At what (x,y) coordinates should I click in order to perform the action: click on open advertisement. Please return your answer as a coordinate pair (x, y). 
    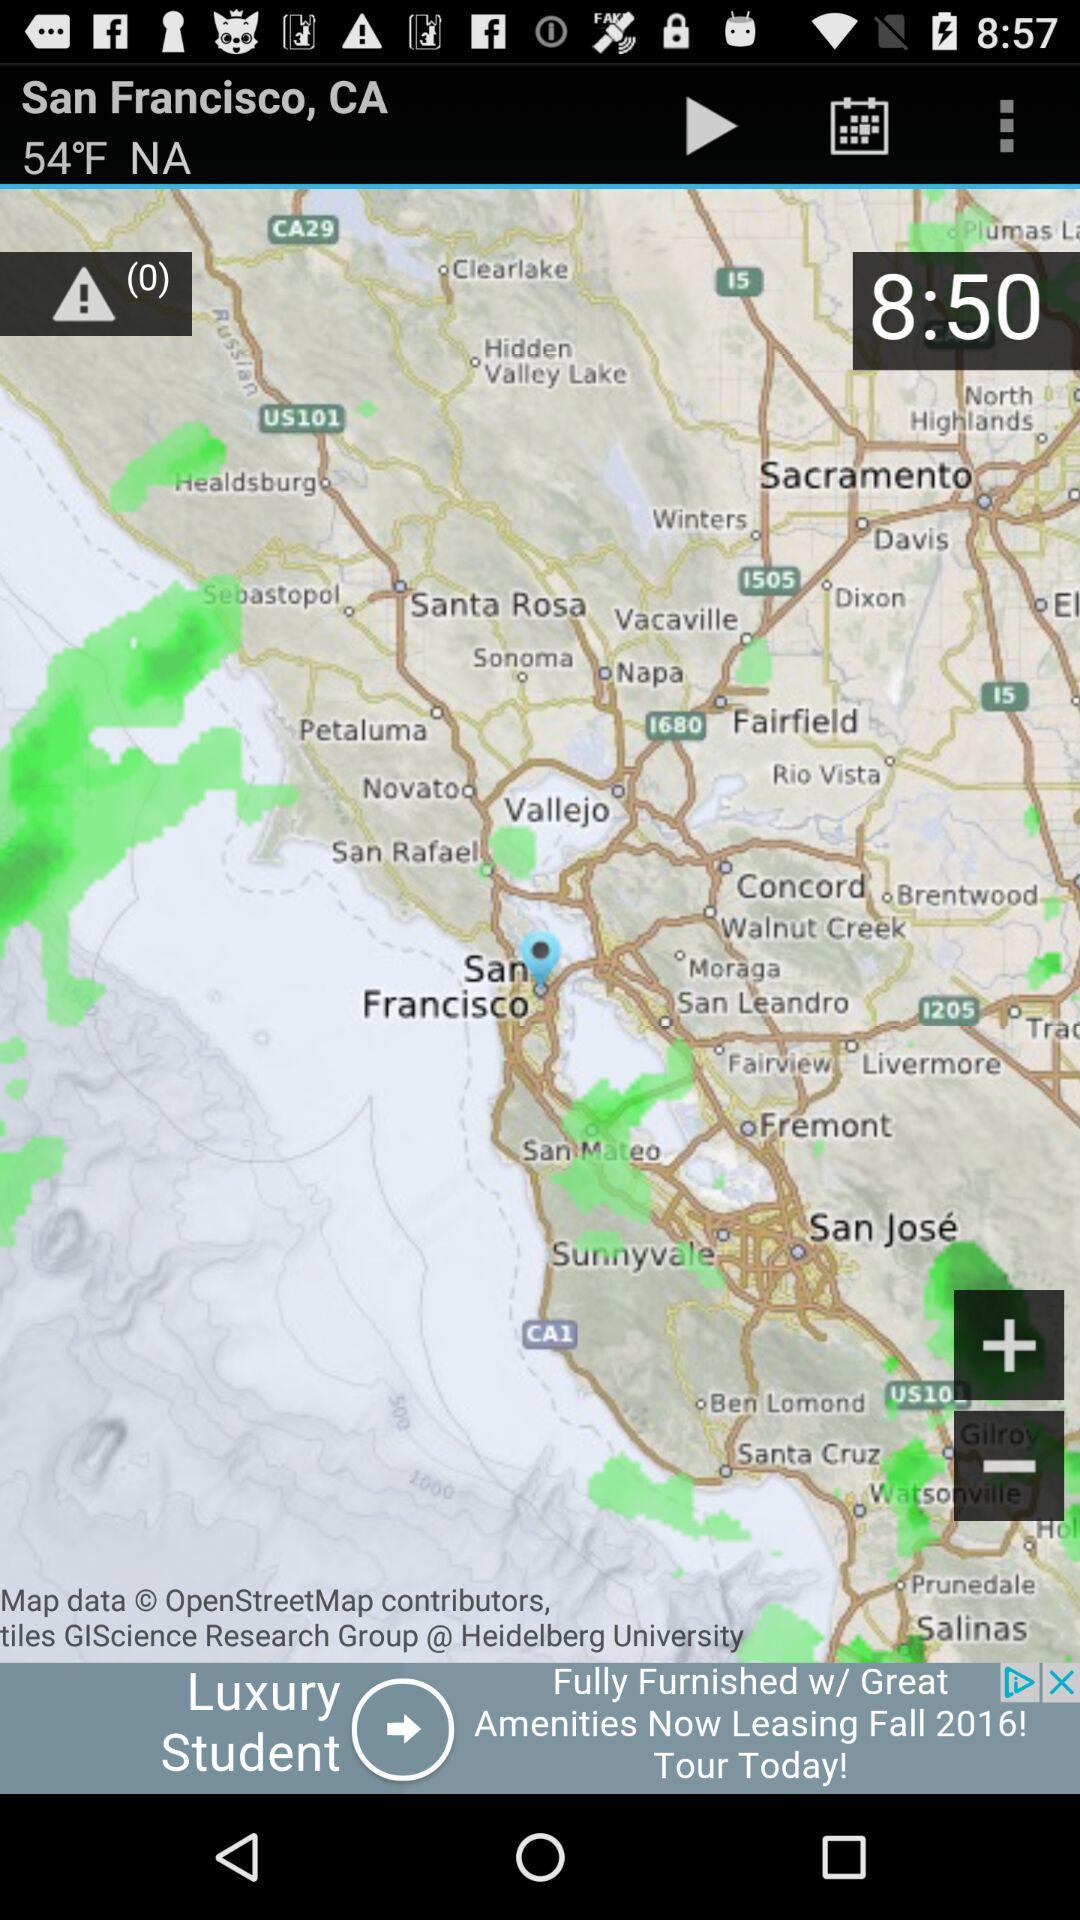
    Looking at the image, I should click on (540, 1727).